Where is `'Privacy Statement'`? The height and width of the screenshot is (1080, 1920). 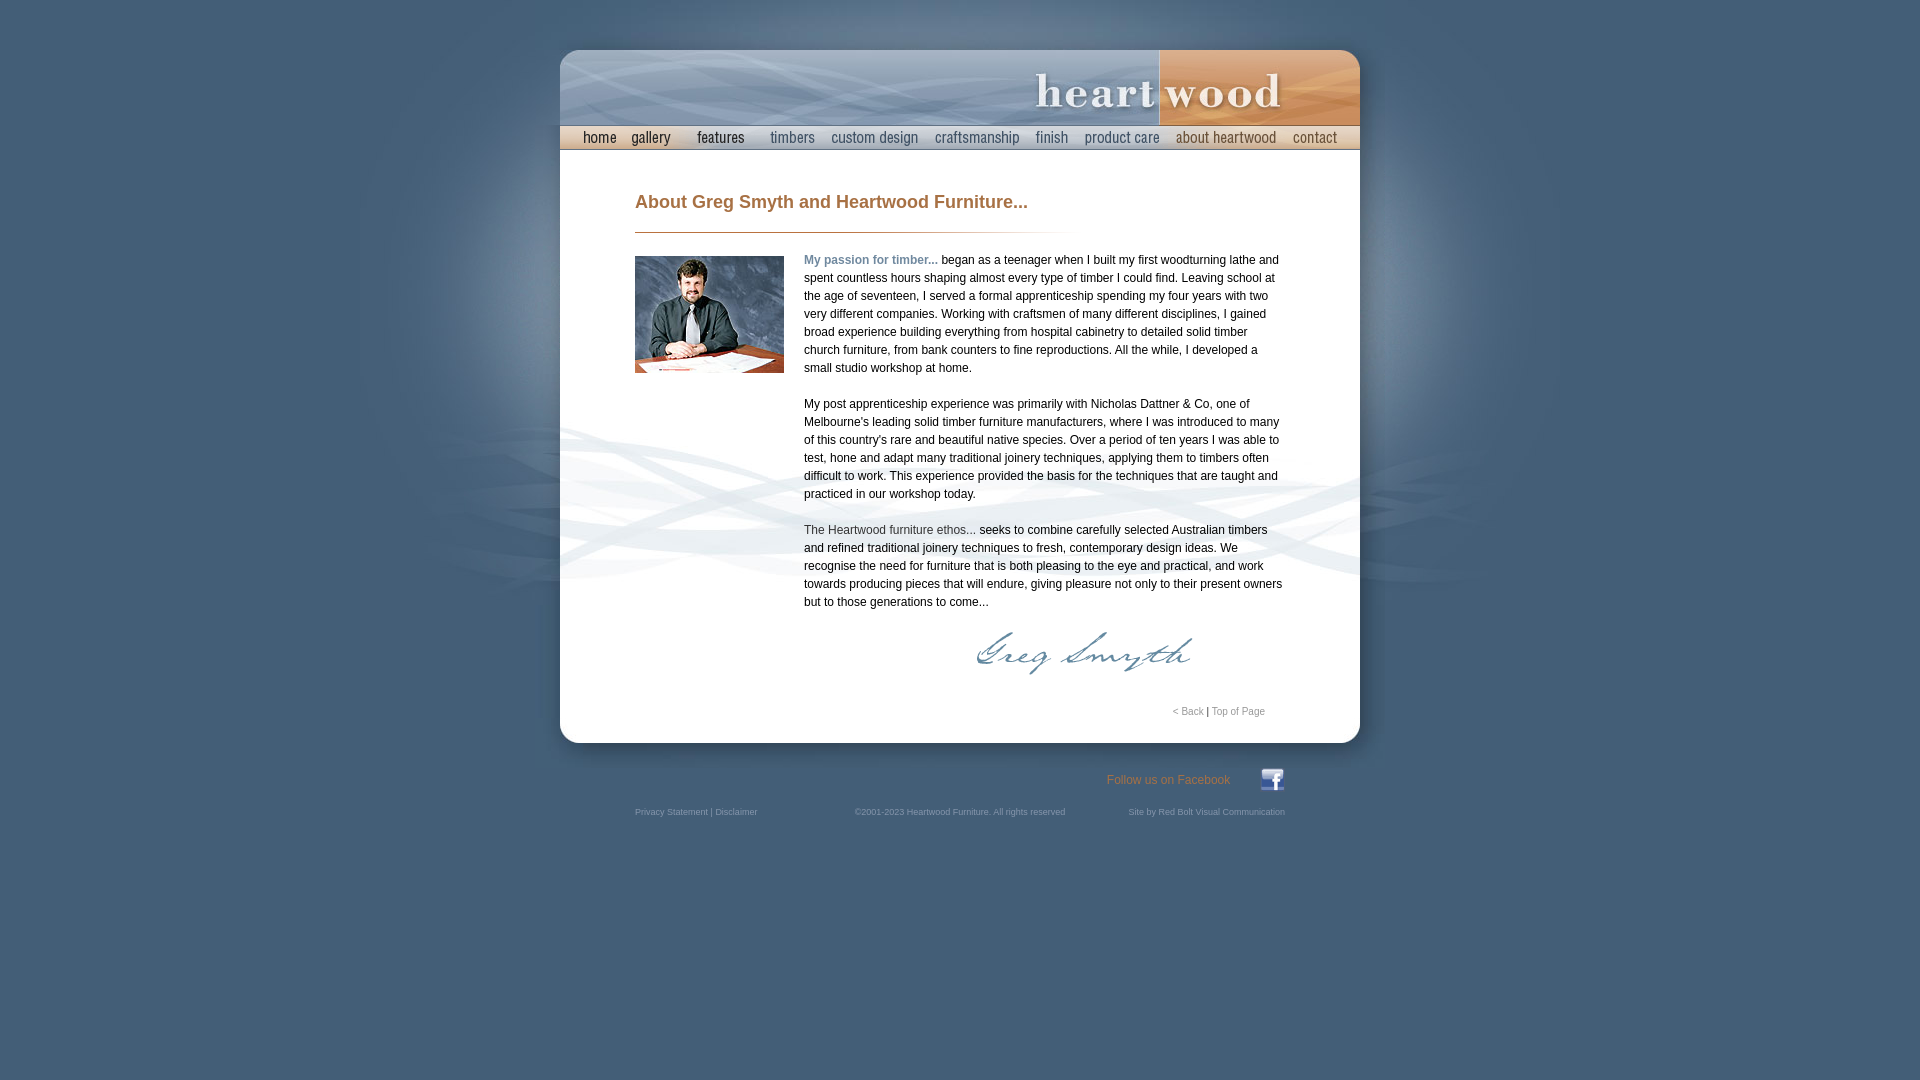 'Privacy Statement' is located at coordinates (671, 812).